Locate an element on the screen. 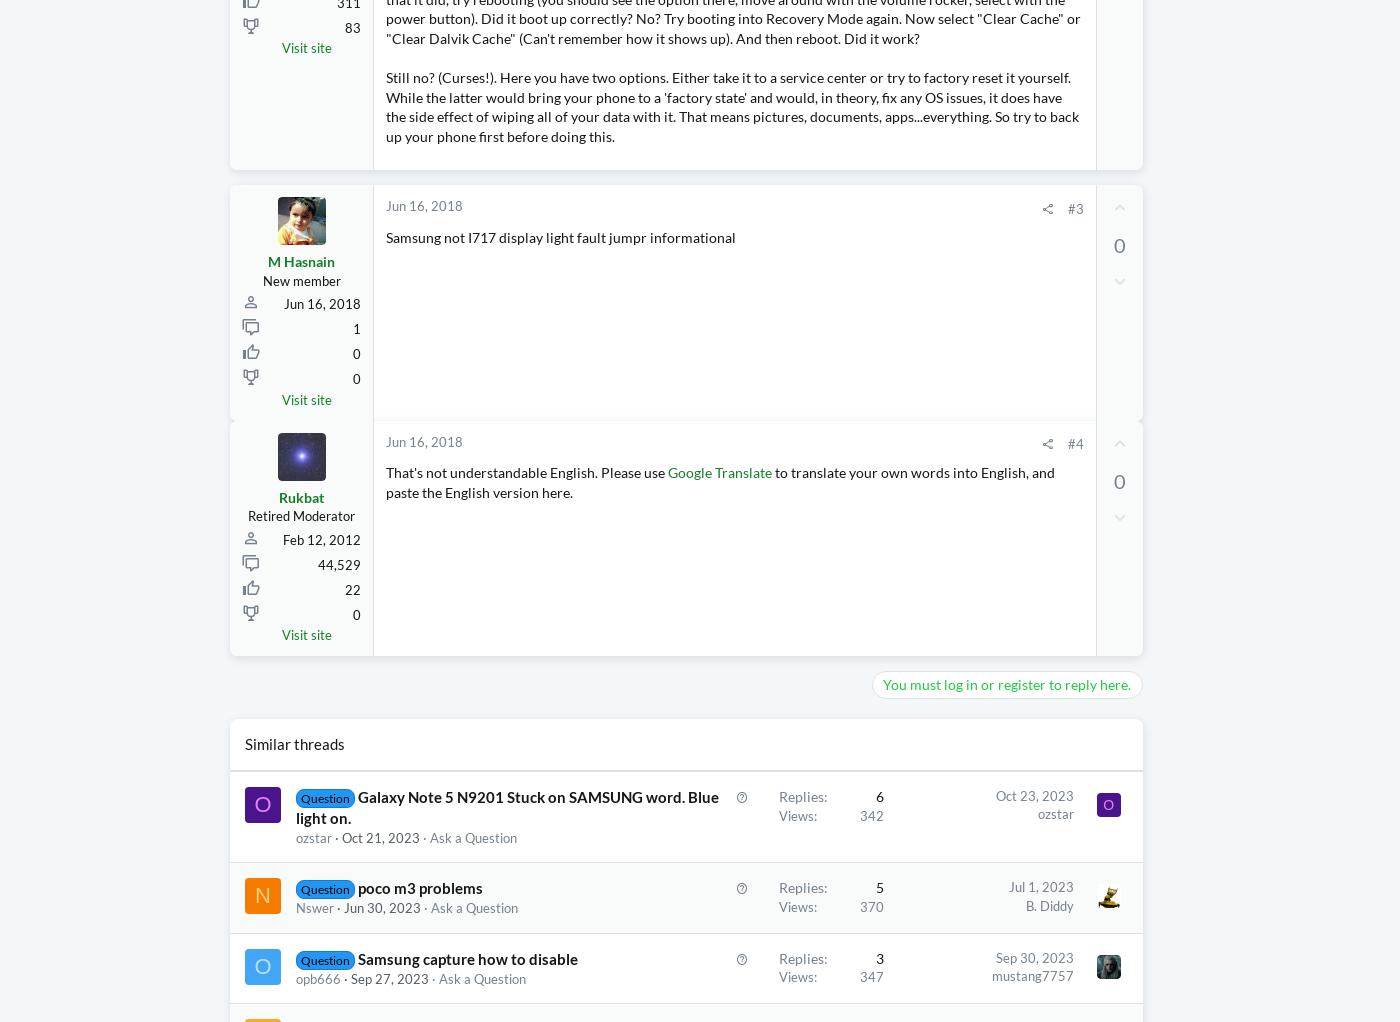 This screenshot has width=1400, height=1022. 'Today at 12:14 PM' is located at coordinates (1319, 945).